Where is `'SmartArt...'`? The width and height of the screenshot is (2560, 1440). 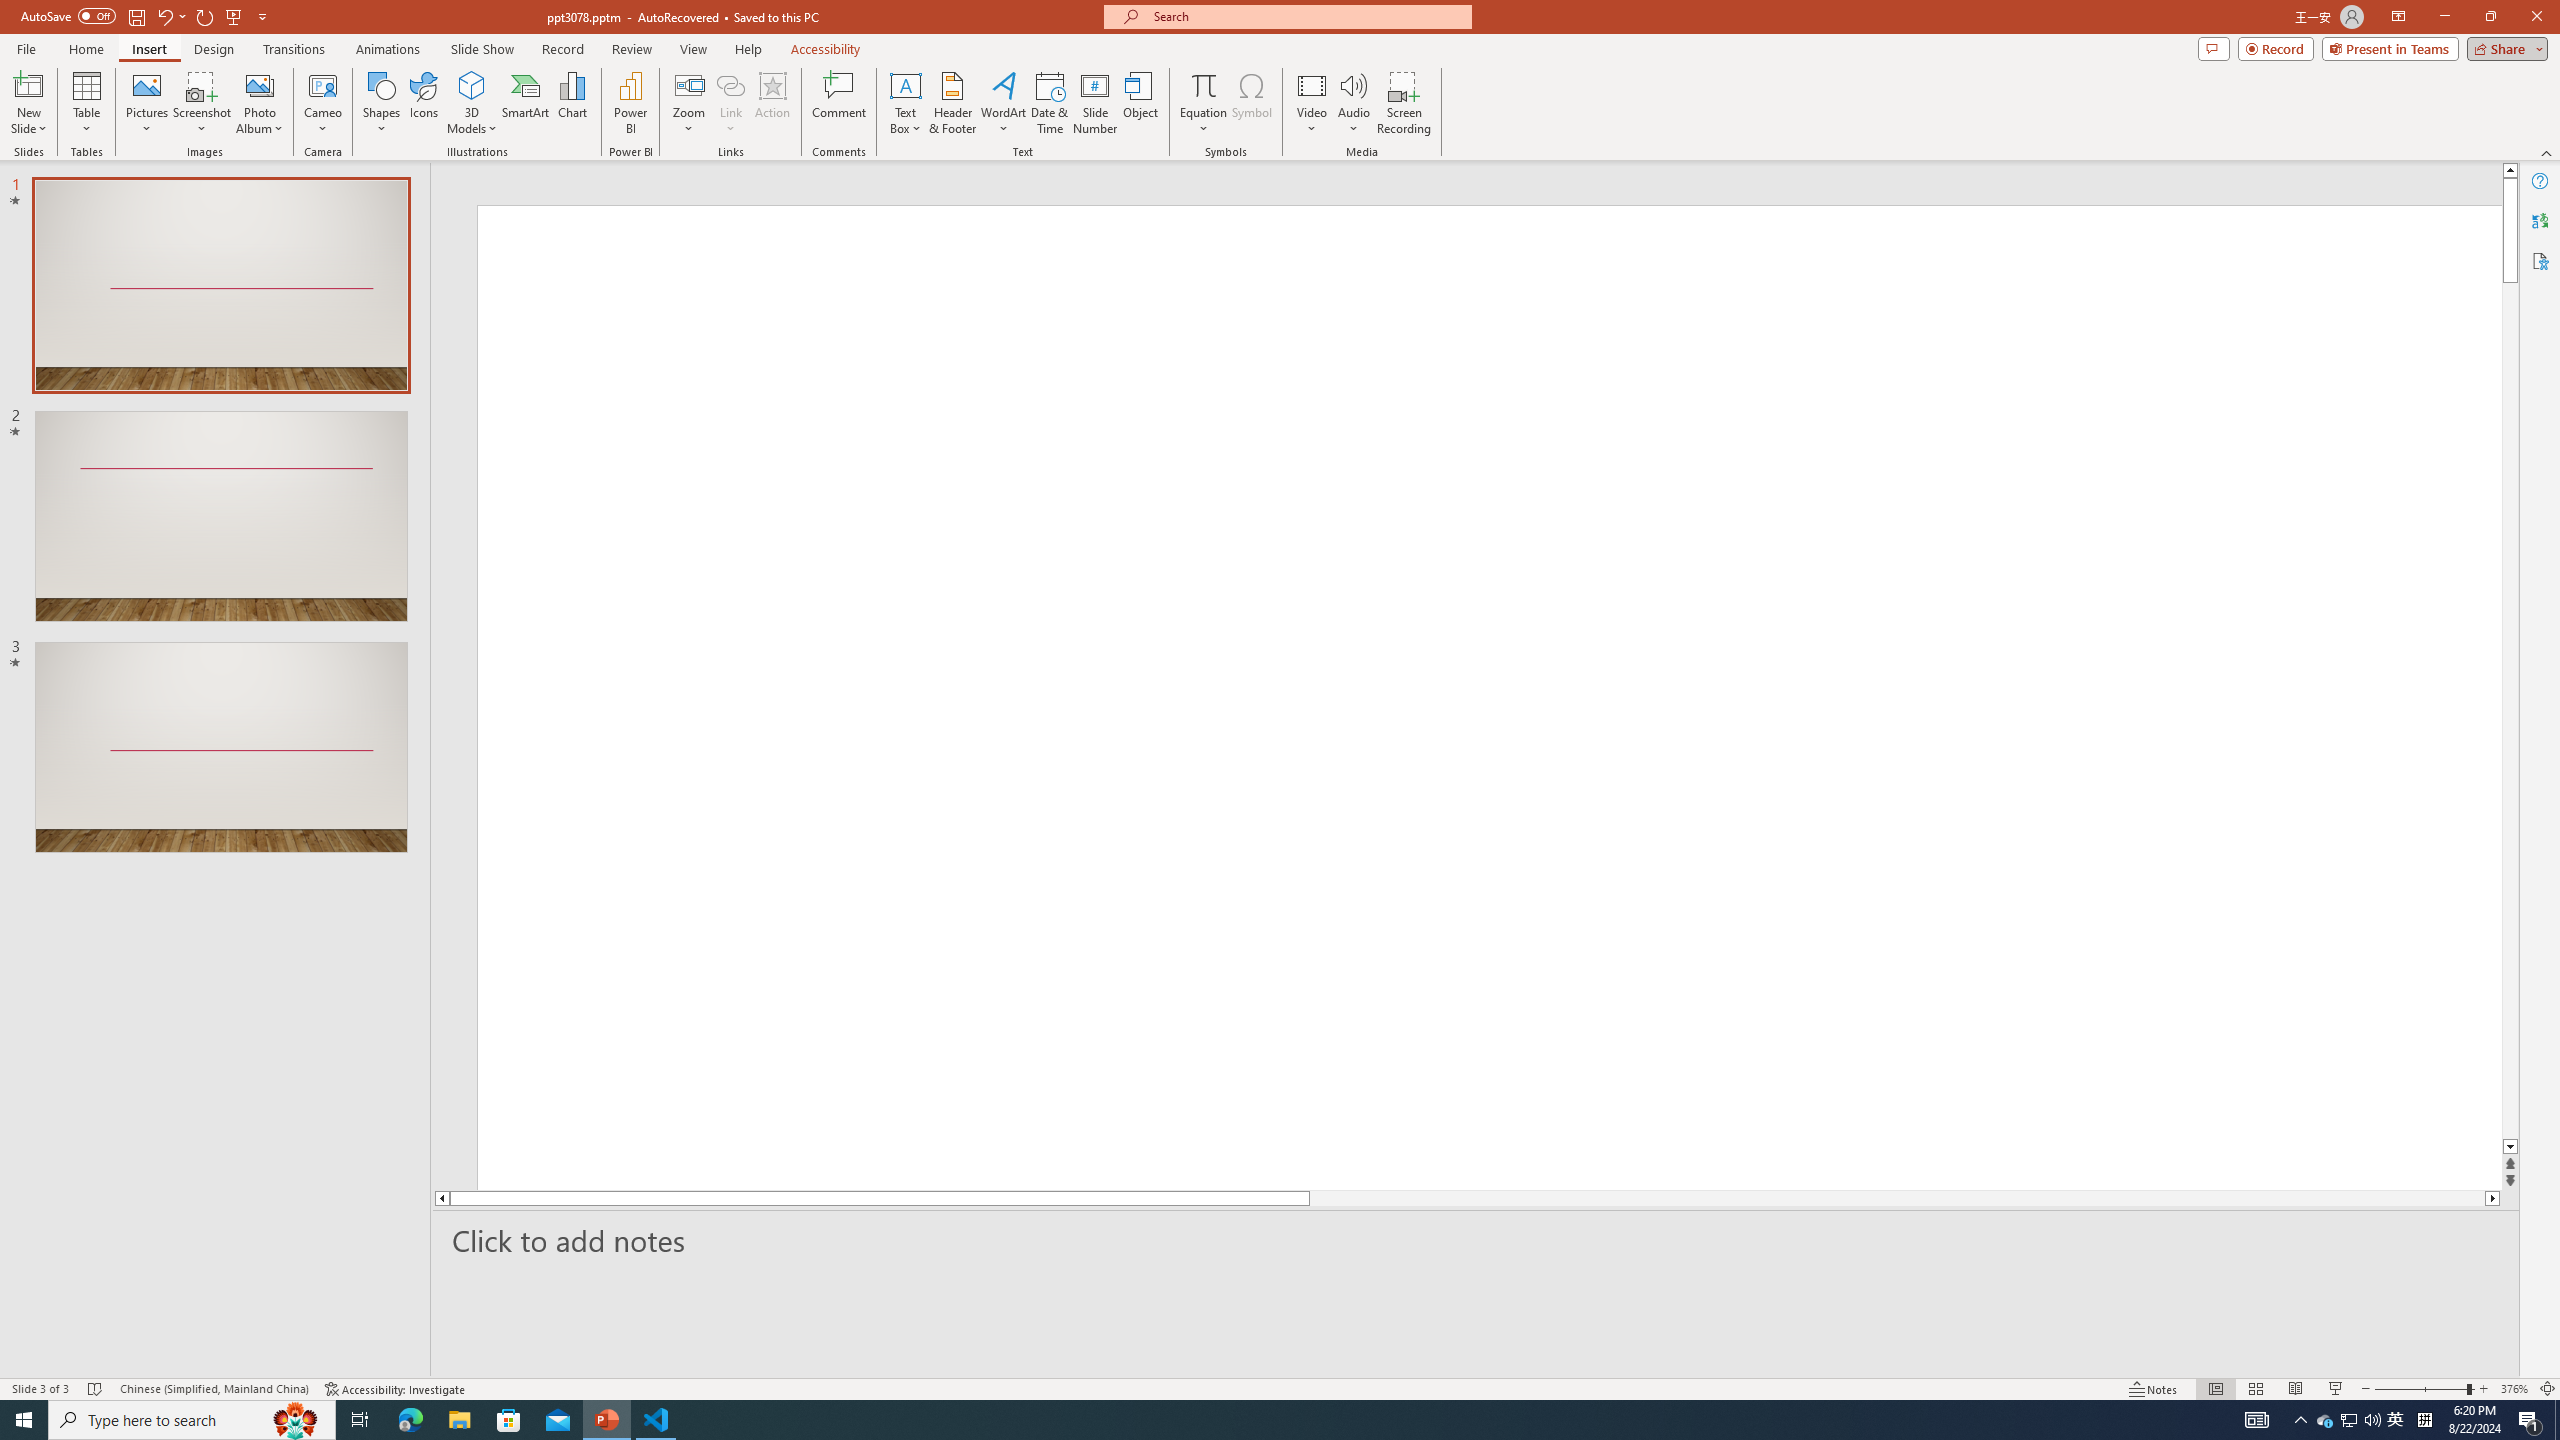 'SmartArt...' is located at coordinates (525, 103).